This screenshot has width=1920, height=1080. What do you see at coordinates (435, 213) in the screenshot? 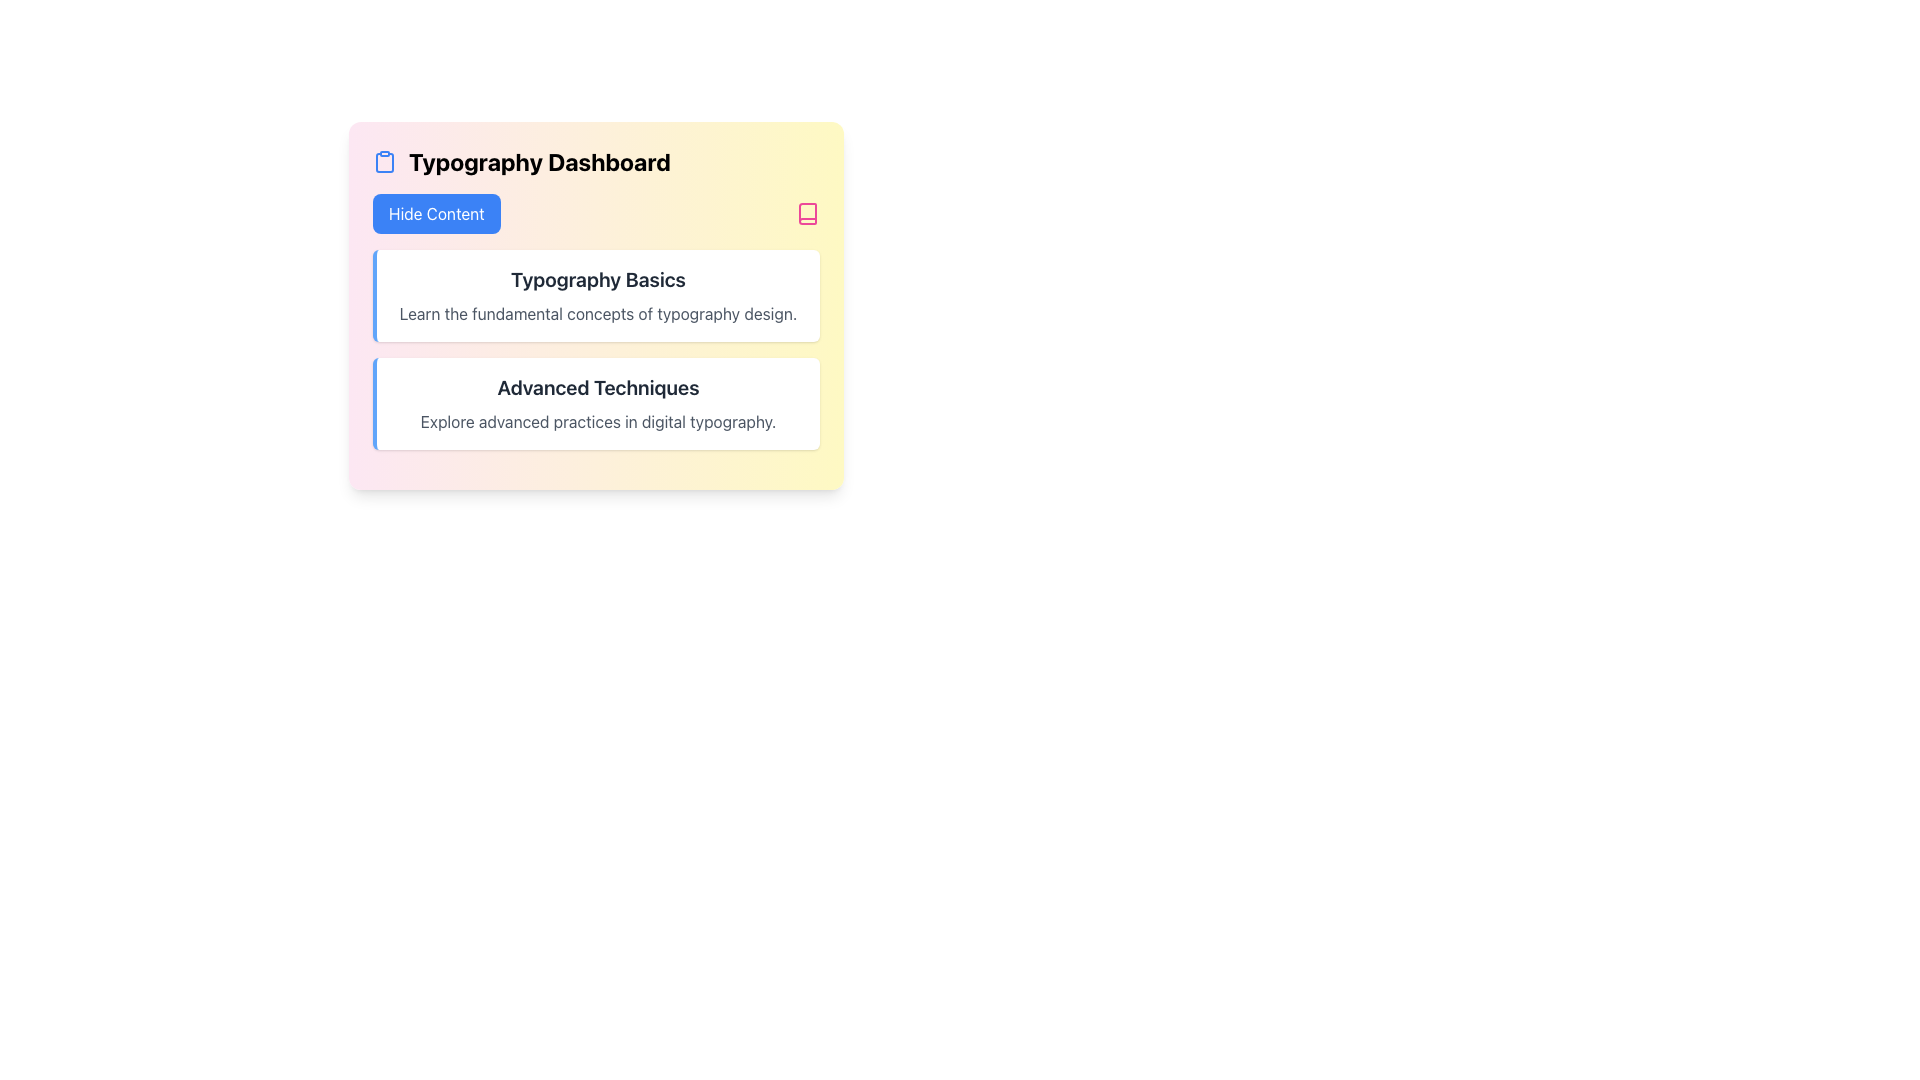
I see `the 'Hide Content' button, which is a rectangular button with rounded corners, a blue background, and white text, located at the top left section of the interface` at bounding box center [435, 213].